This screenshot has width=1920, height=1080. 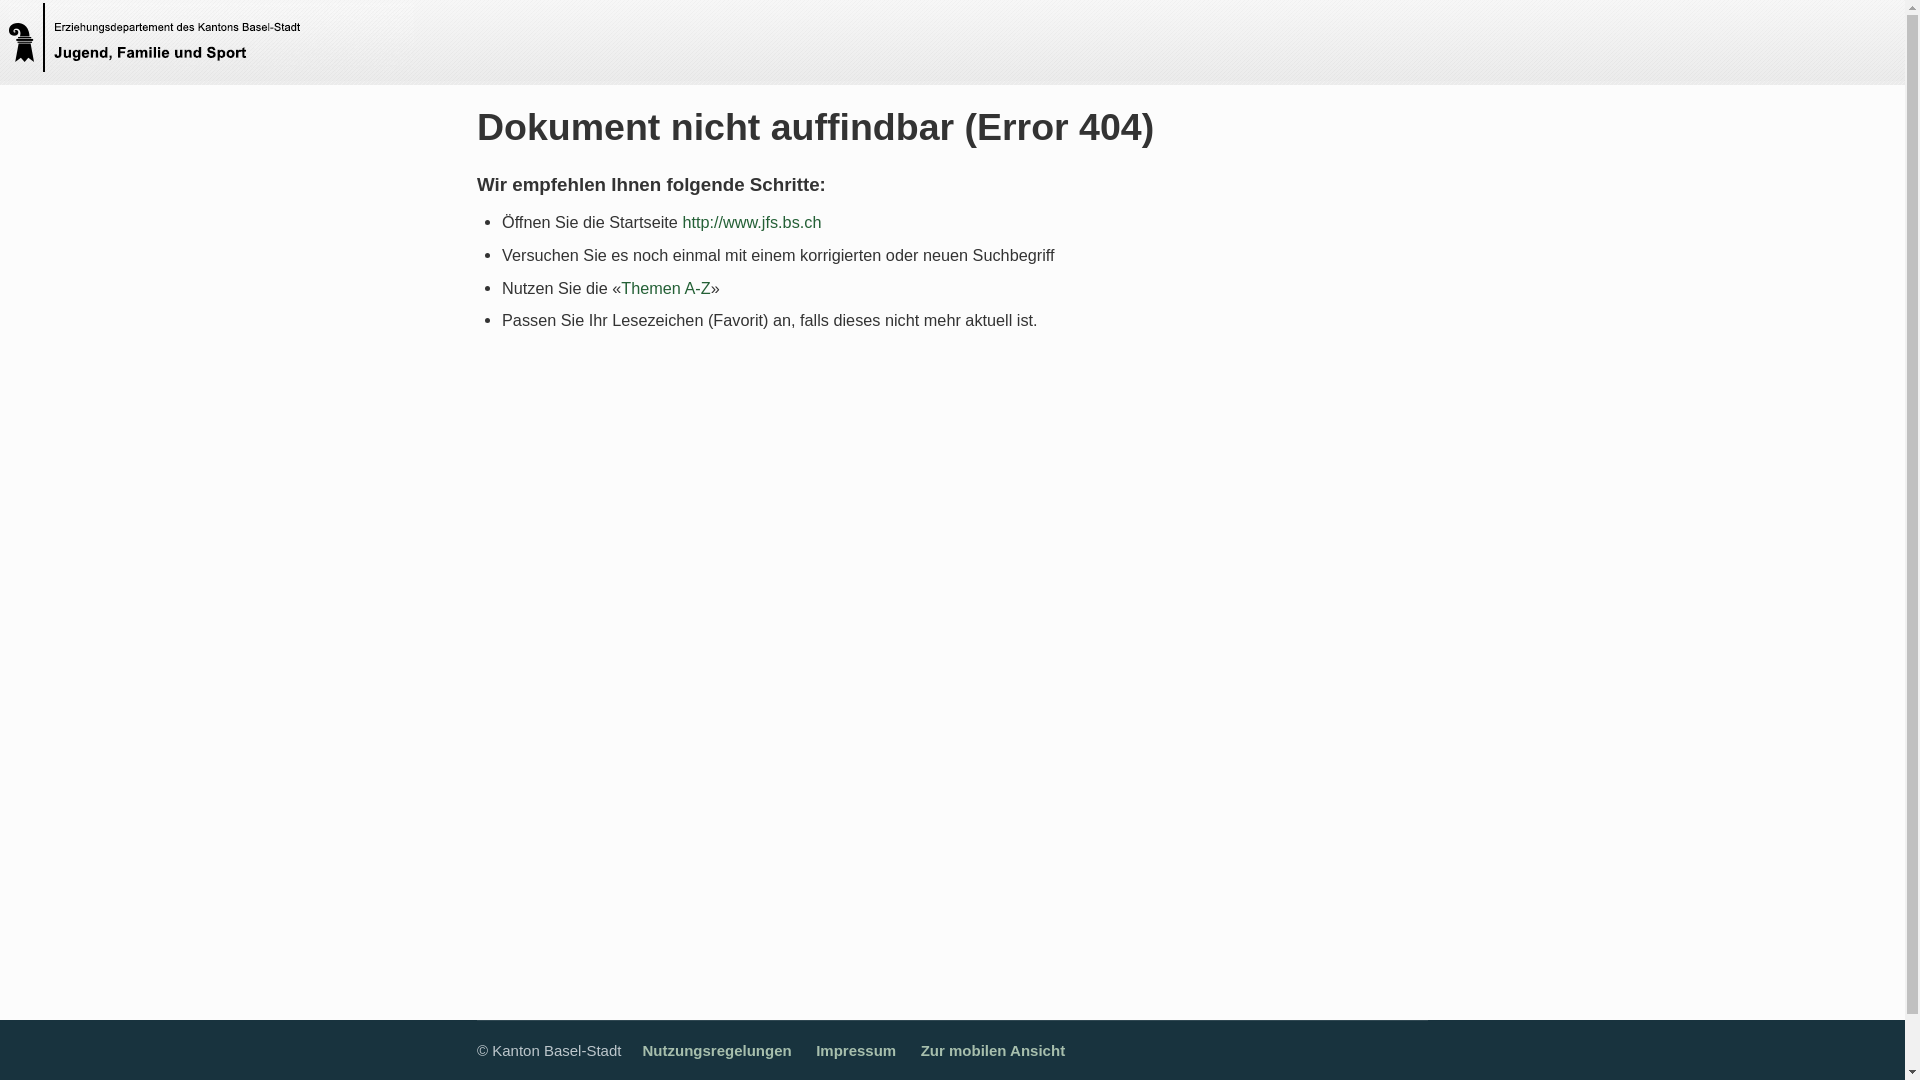 What do you see at coordinates (993, 1049) in the screenshot?
I see `'Zur mobilen Ansicht'` at bounding box center [993, 1049].